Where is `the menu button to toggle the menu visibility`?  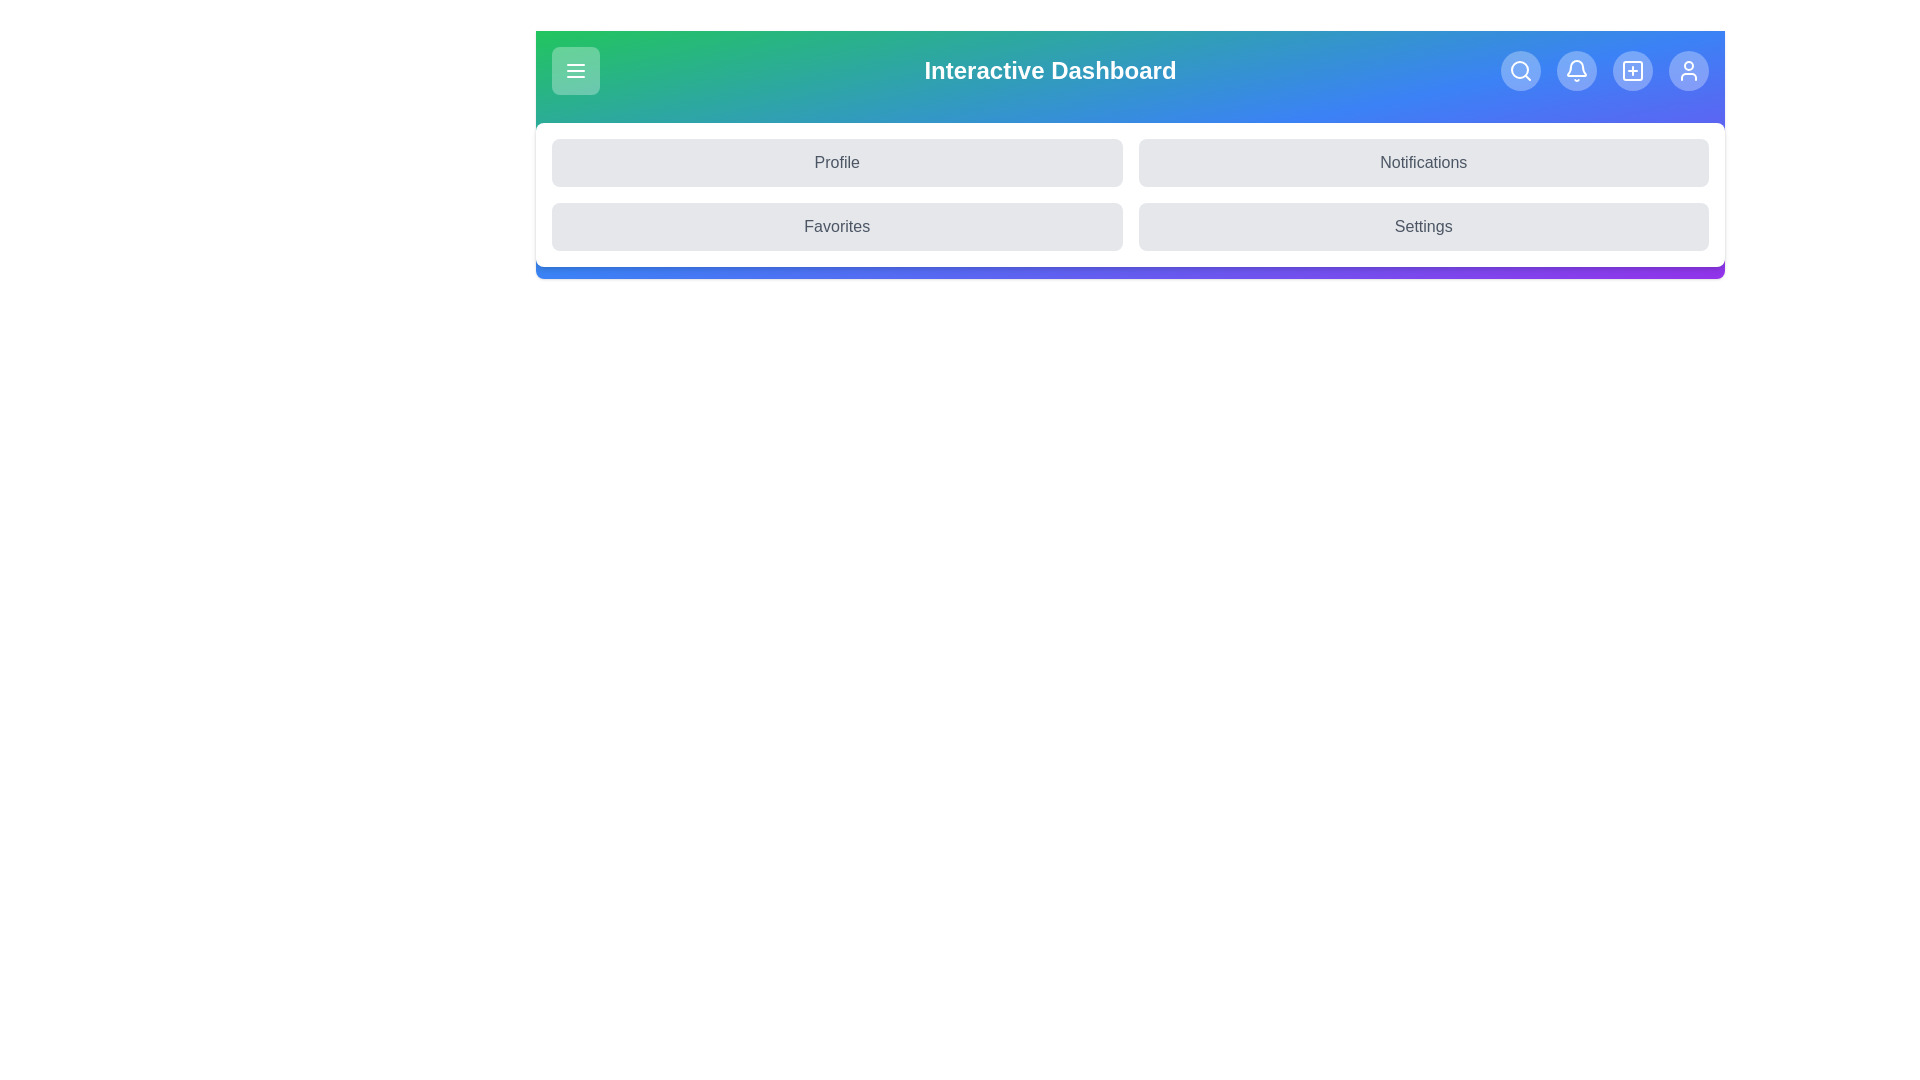 the menu button to toggle the menu visibility is located at coordinates (575, 69).